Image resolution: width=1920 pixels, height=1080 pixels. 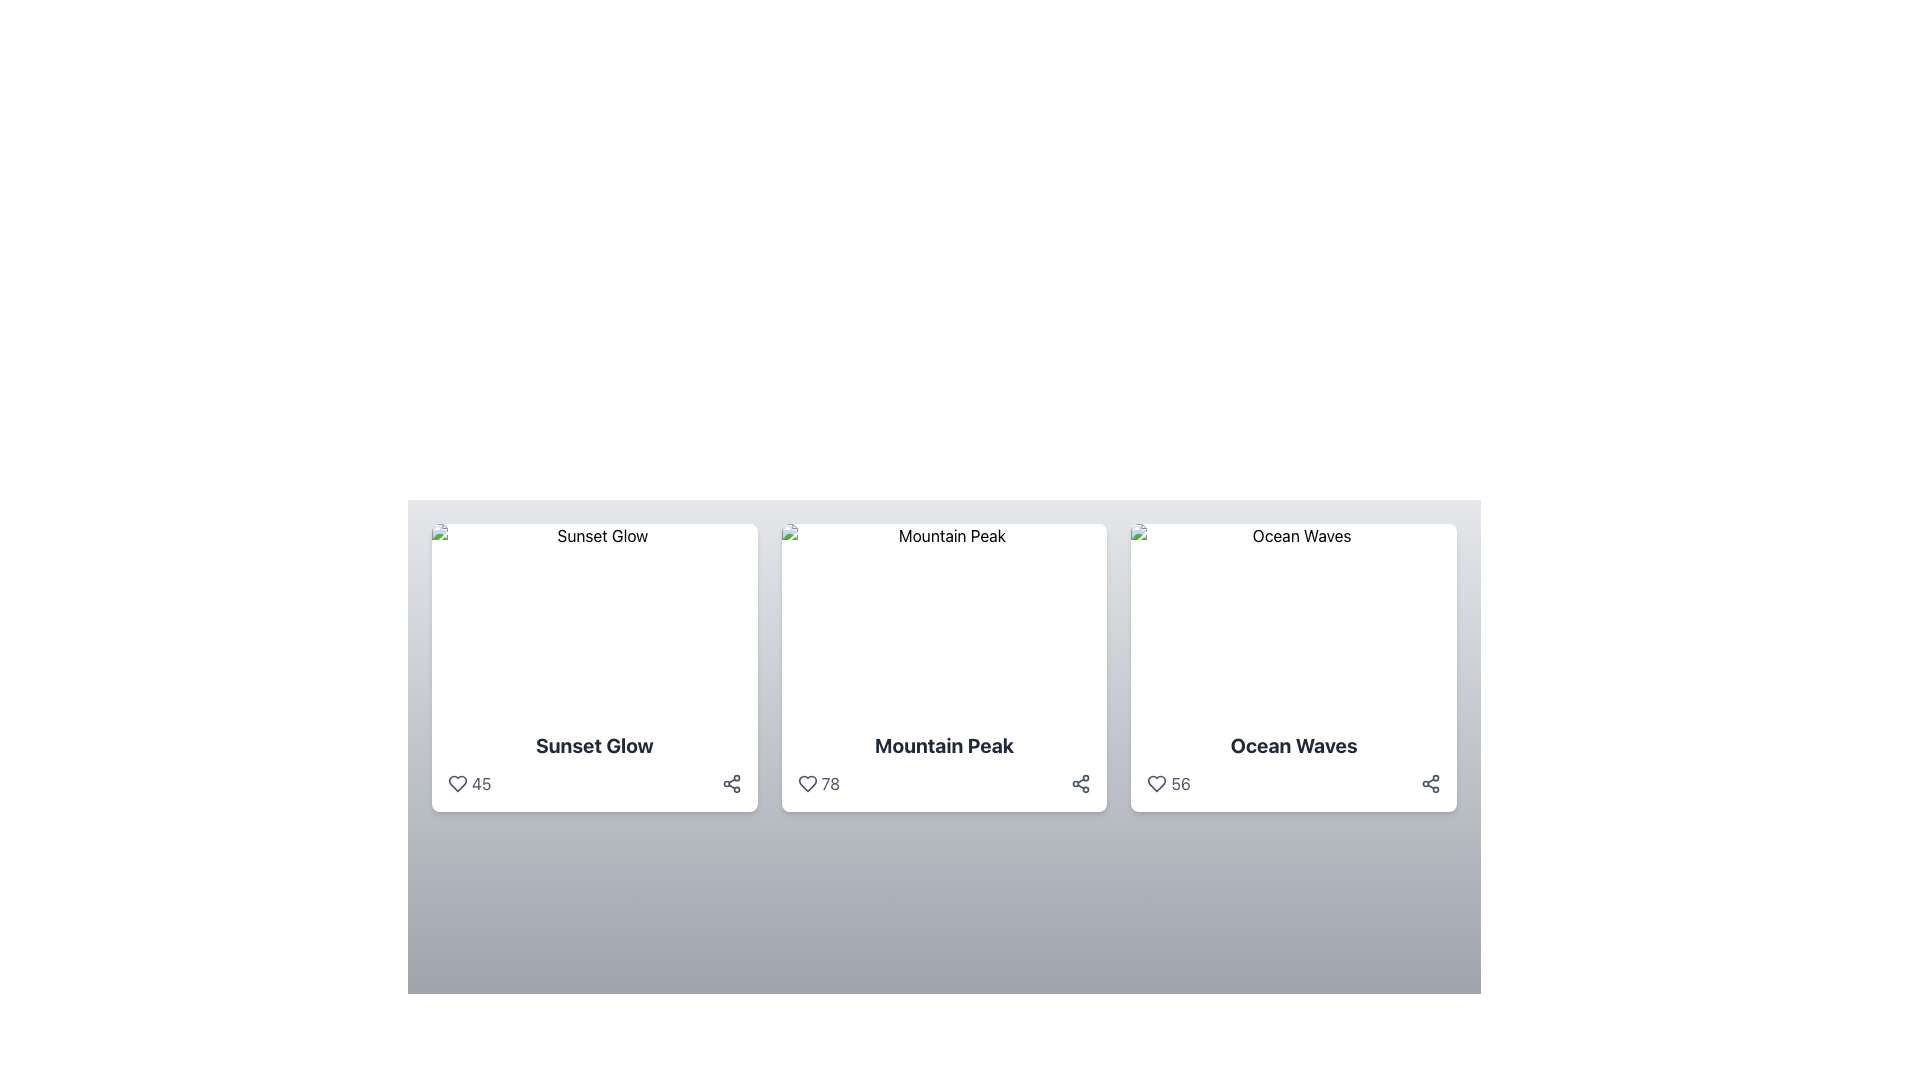 I want to click on the heart-shaped icon indicating likes, positioned to the left of the numeral '45', associated with the item titled 'Sunset Glow', so click(x=456, y=782).